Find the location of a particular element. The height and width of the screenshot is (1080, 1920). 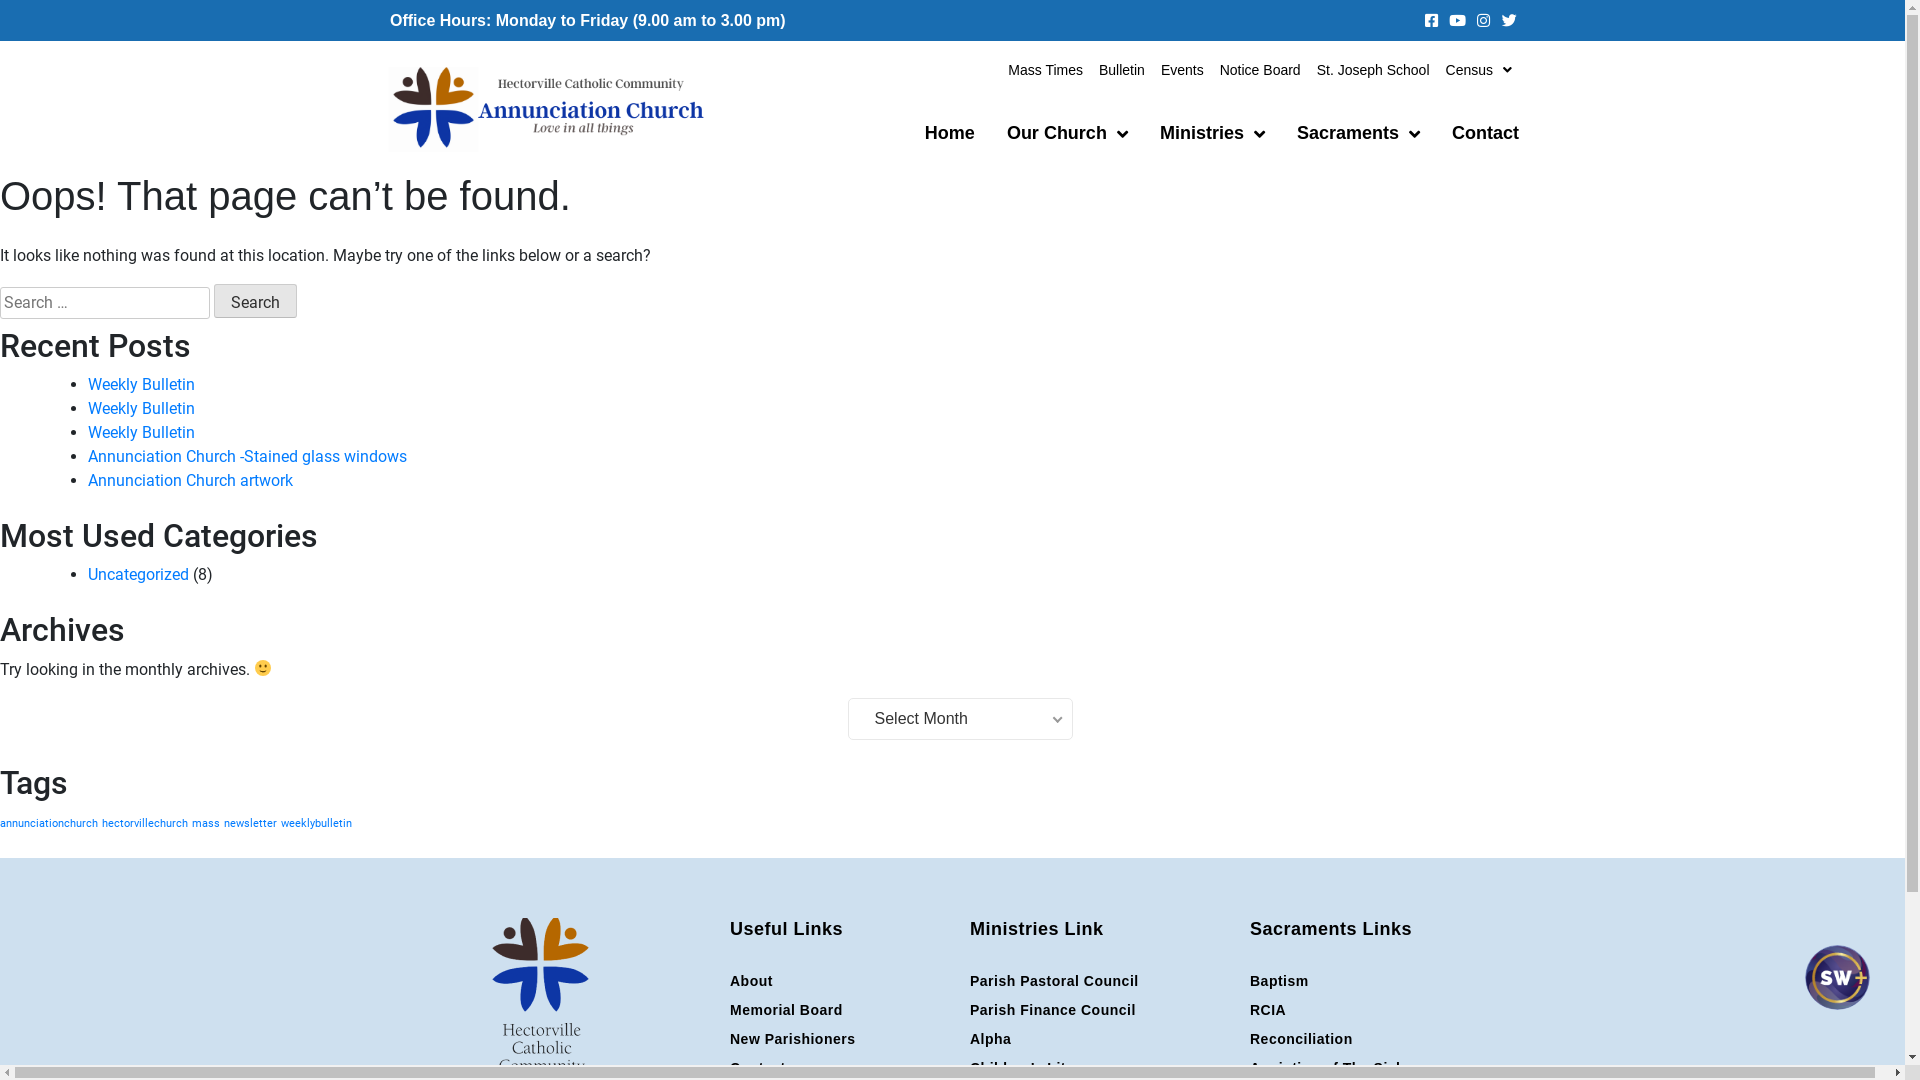

'Annunciation Church -Stained glass windows' is located at coordinates (246, 456).